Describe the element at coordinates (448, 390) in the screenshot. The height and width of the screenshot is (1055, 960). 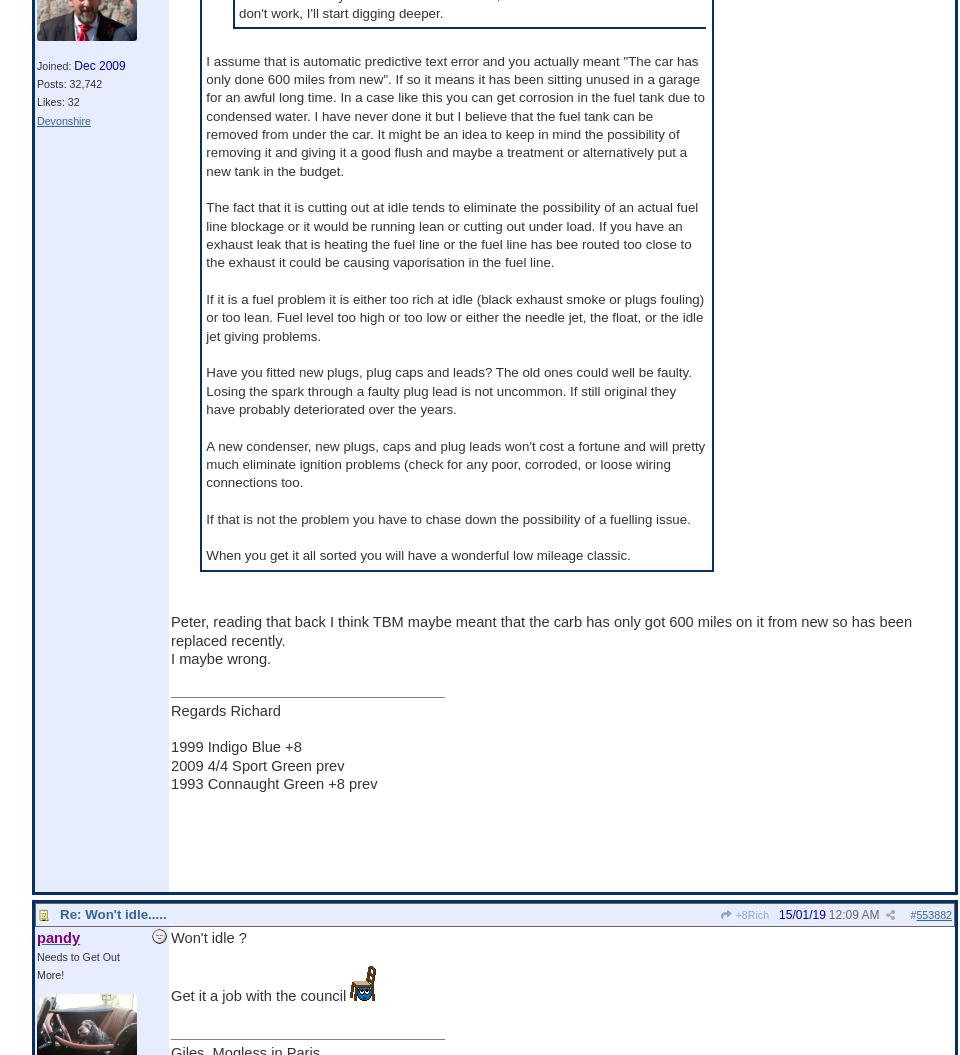
I see `'Have you fitted new plugs, plug caps and leads? The old ones could well be faulty. Losing the spark through a faulty plug lead is not uncommon. If still original they have probably deteriorated over the years.'` at that location.